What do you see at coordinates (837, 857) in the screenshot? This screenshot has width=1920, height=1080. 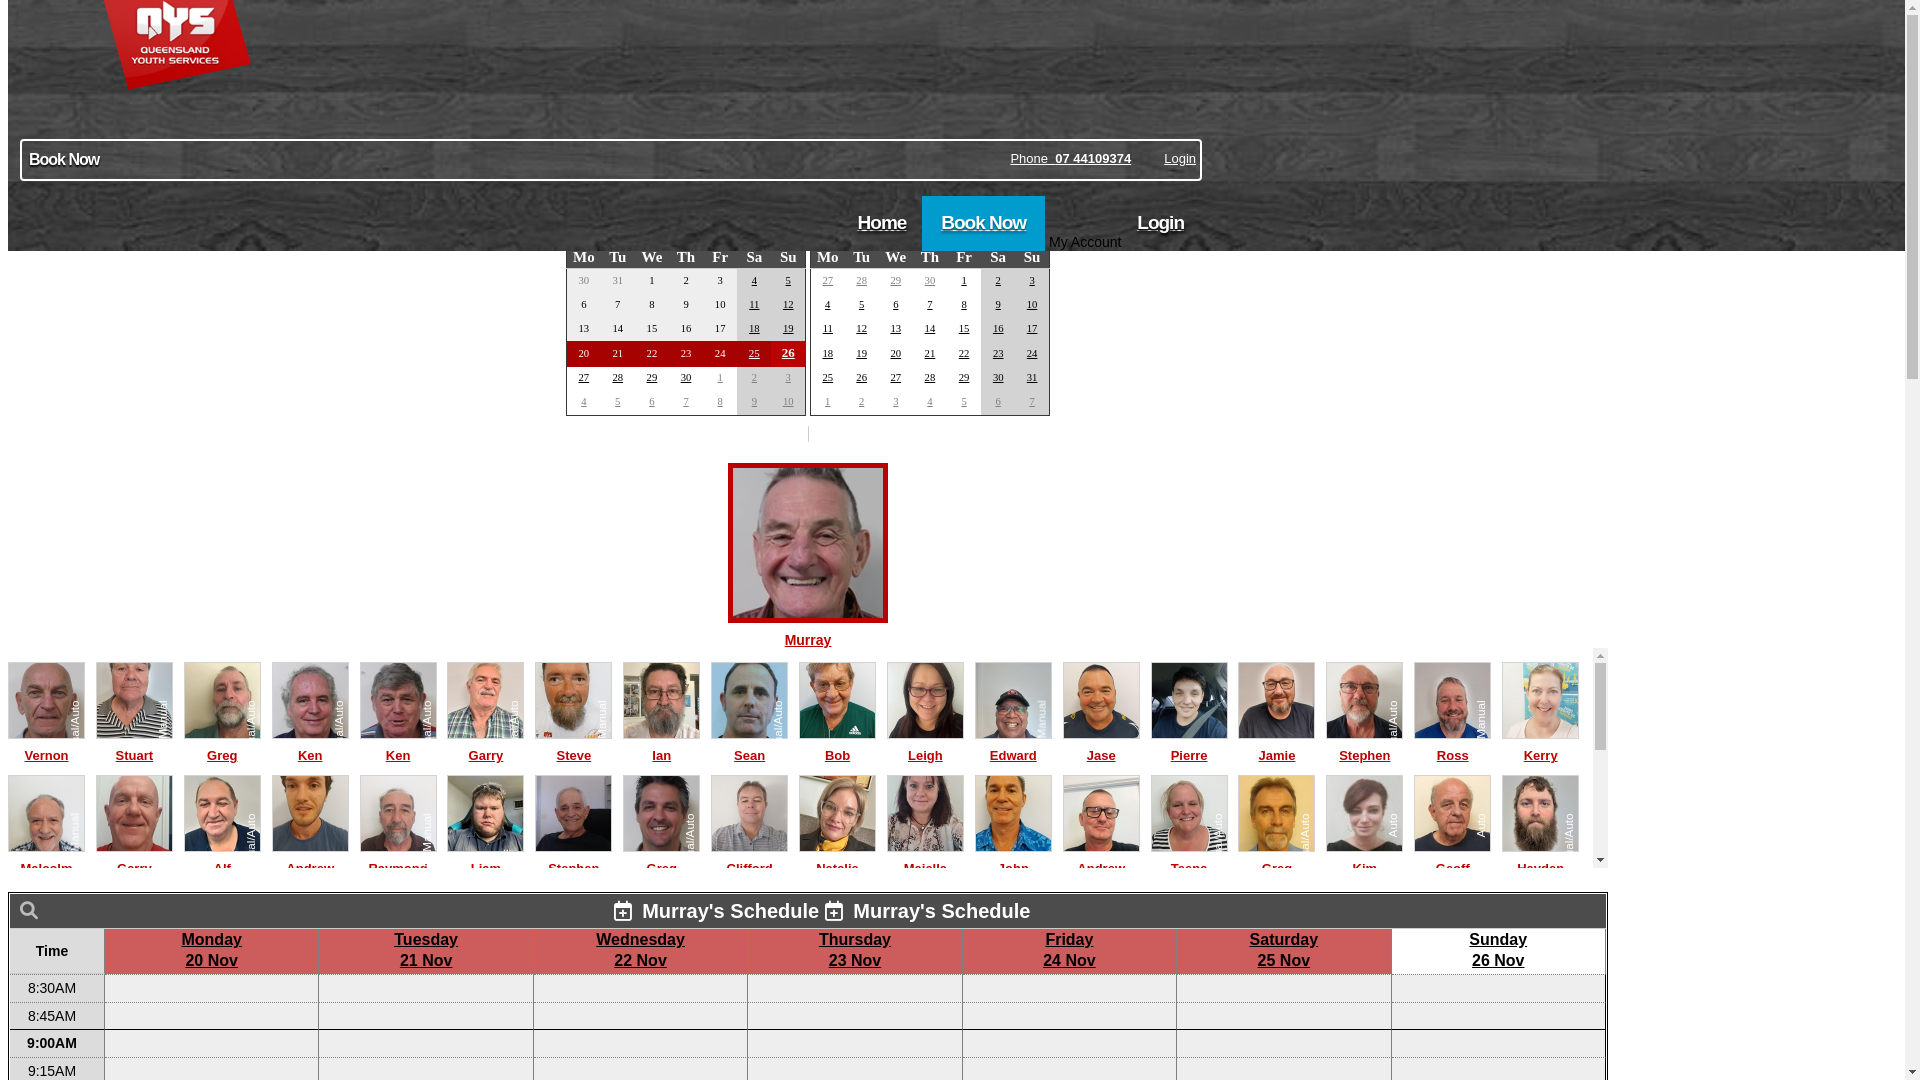 I see `'Natalie'` at bounding box center [837, 857].